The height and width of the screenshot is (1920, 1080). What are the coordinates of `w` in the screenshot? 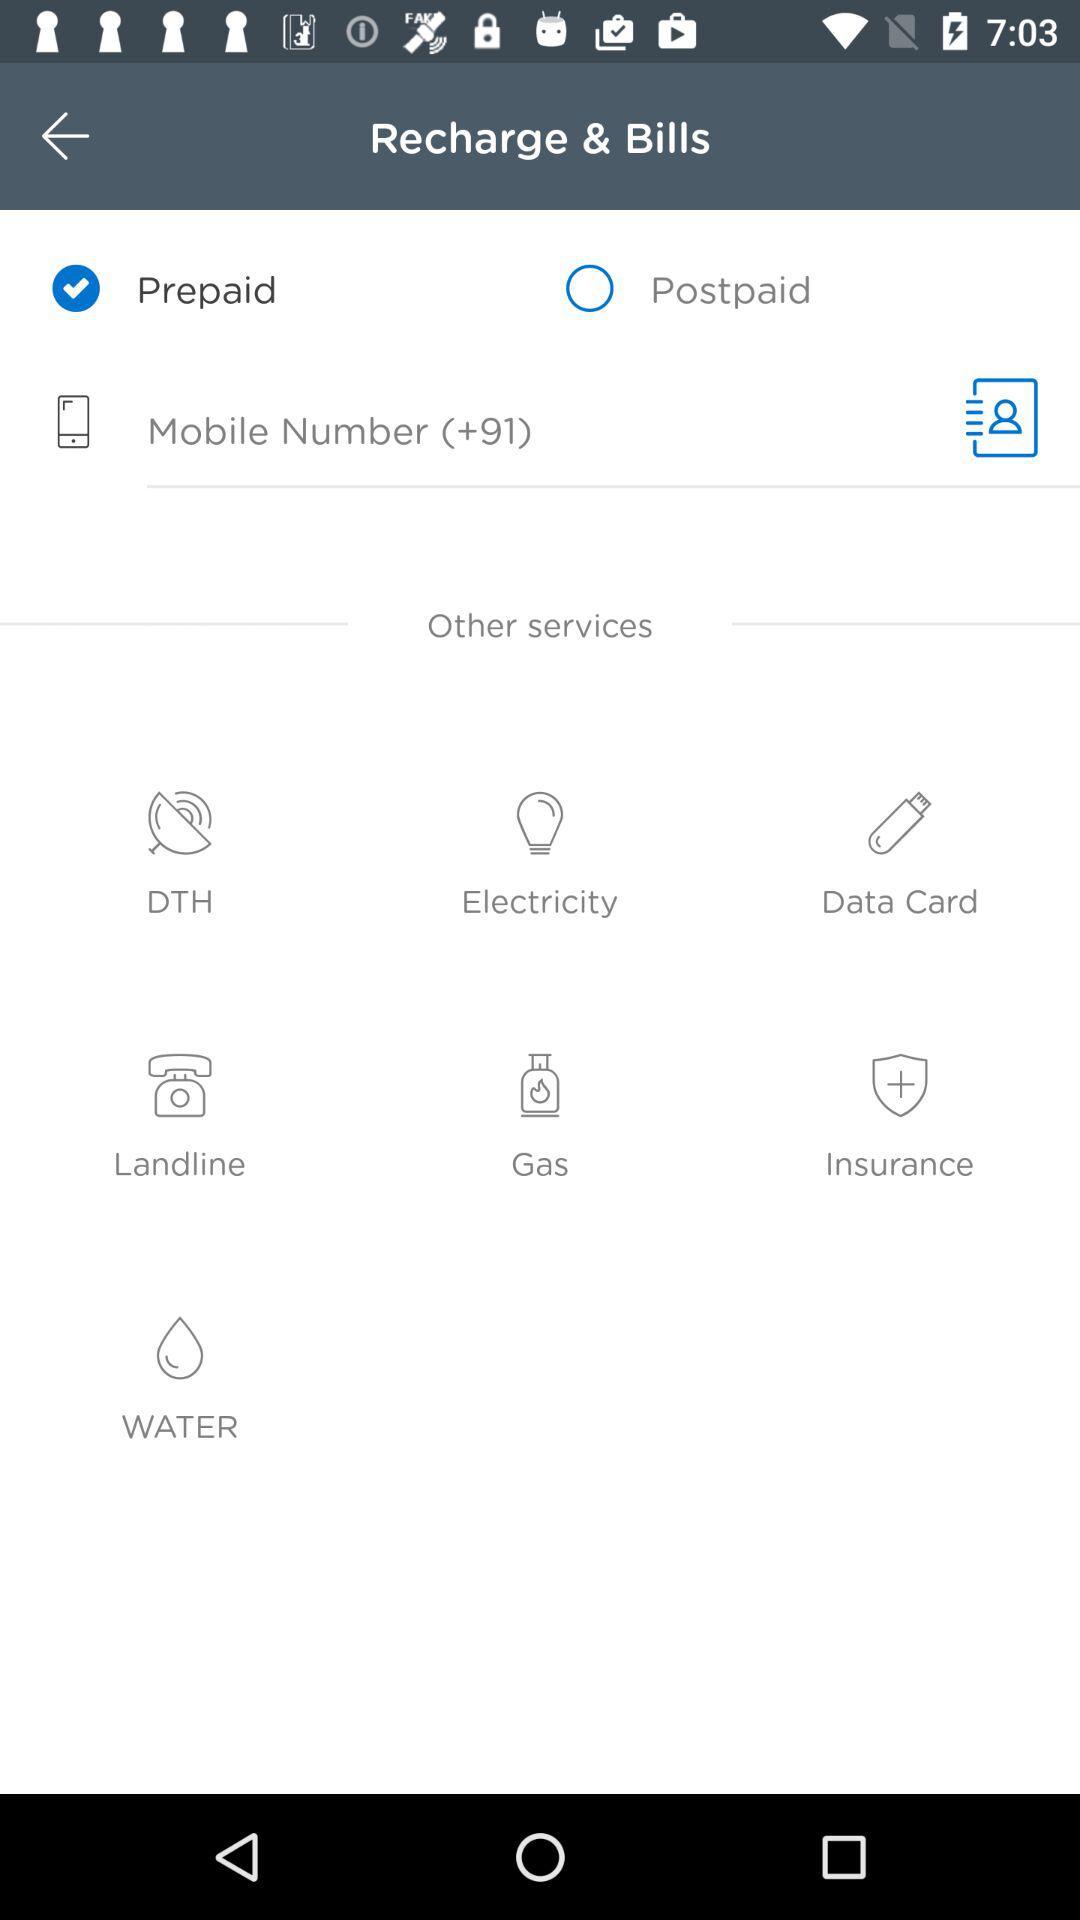 It's located at (108, 135).